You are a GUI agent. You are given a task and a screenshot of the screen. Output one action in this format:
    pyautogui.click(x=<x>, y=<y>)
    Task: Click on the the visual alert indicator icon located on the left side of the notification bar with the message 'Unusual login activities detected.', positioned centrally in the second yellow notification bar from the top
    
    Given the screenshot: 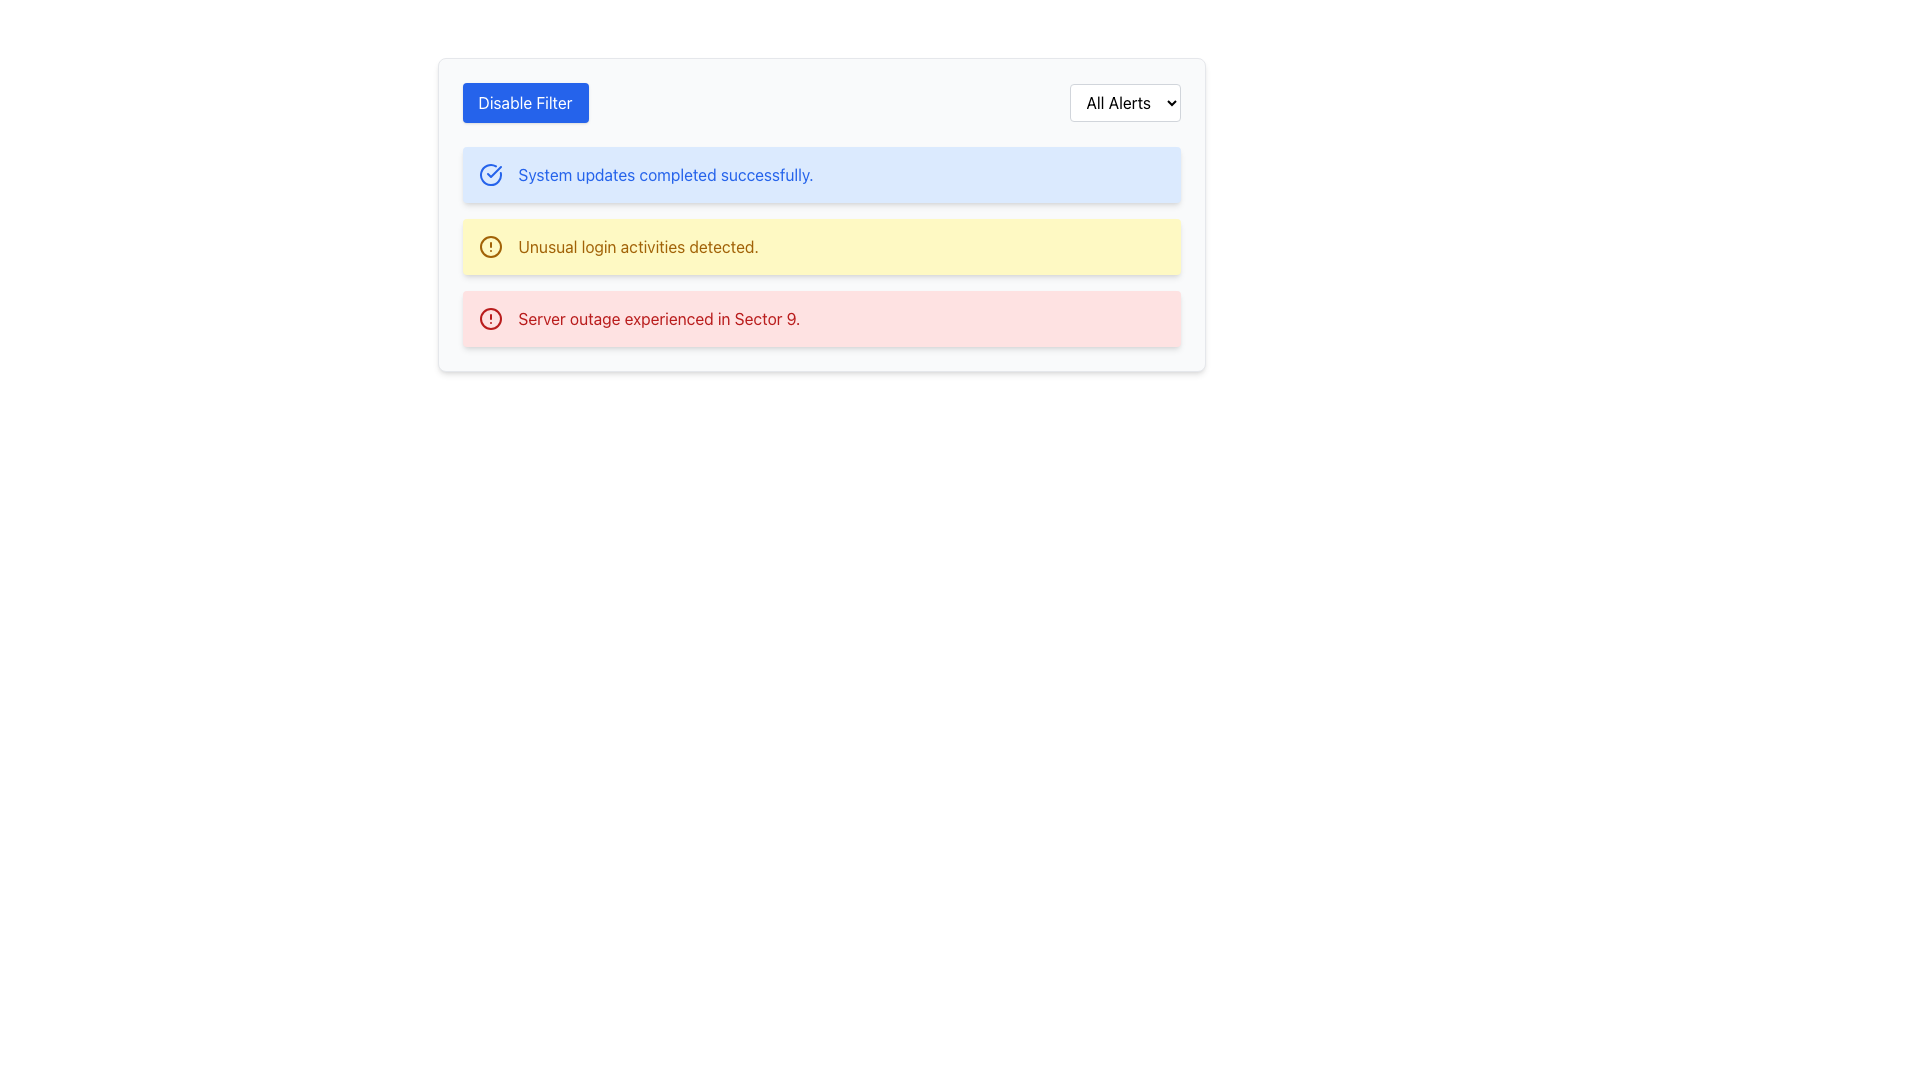 What is the action you would take?
    pyautogui.click(x=490, y=245)
    